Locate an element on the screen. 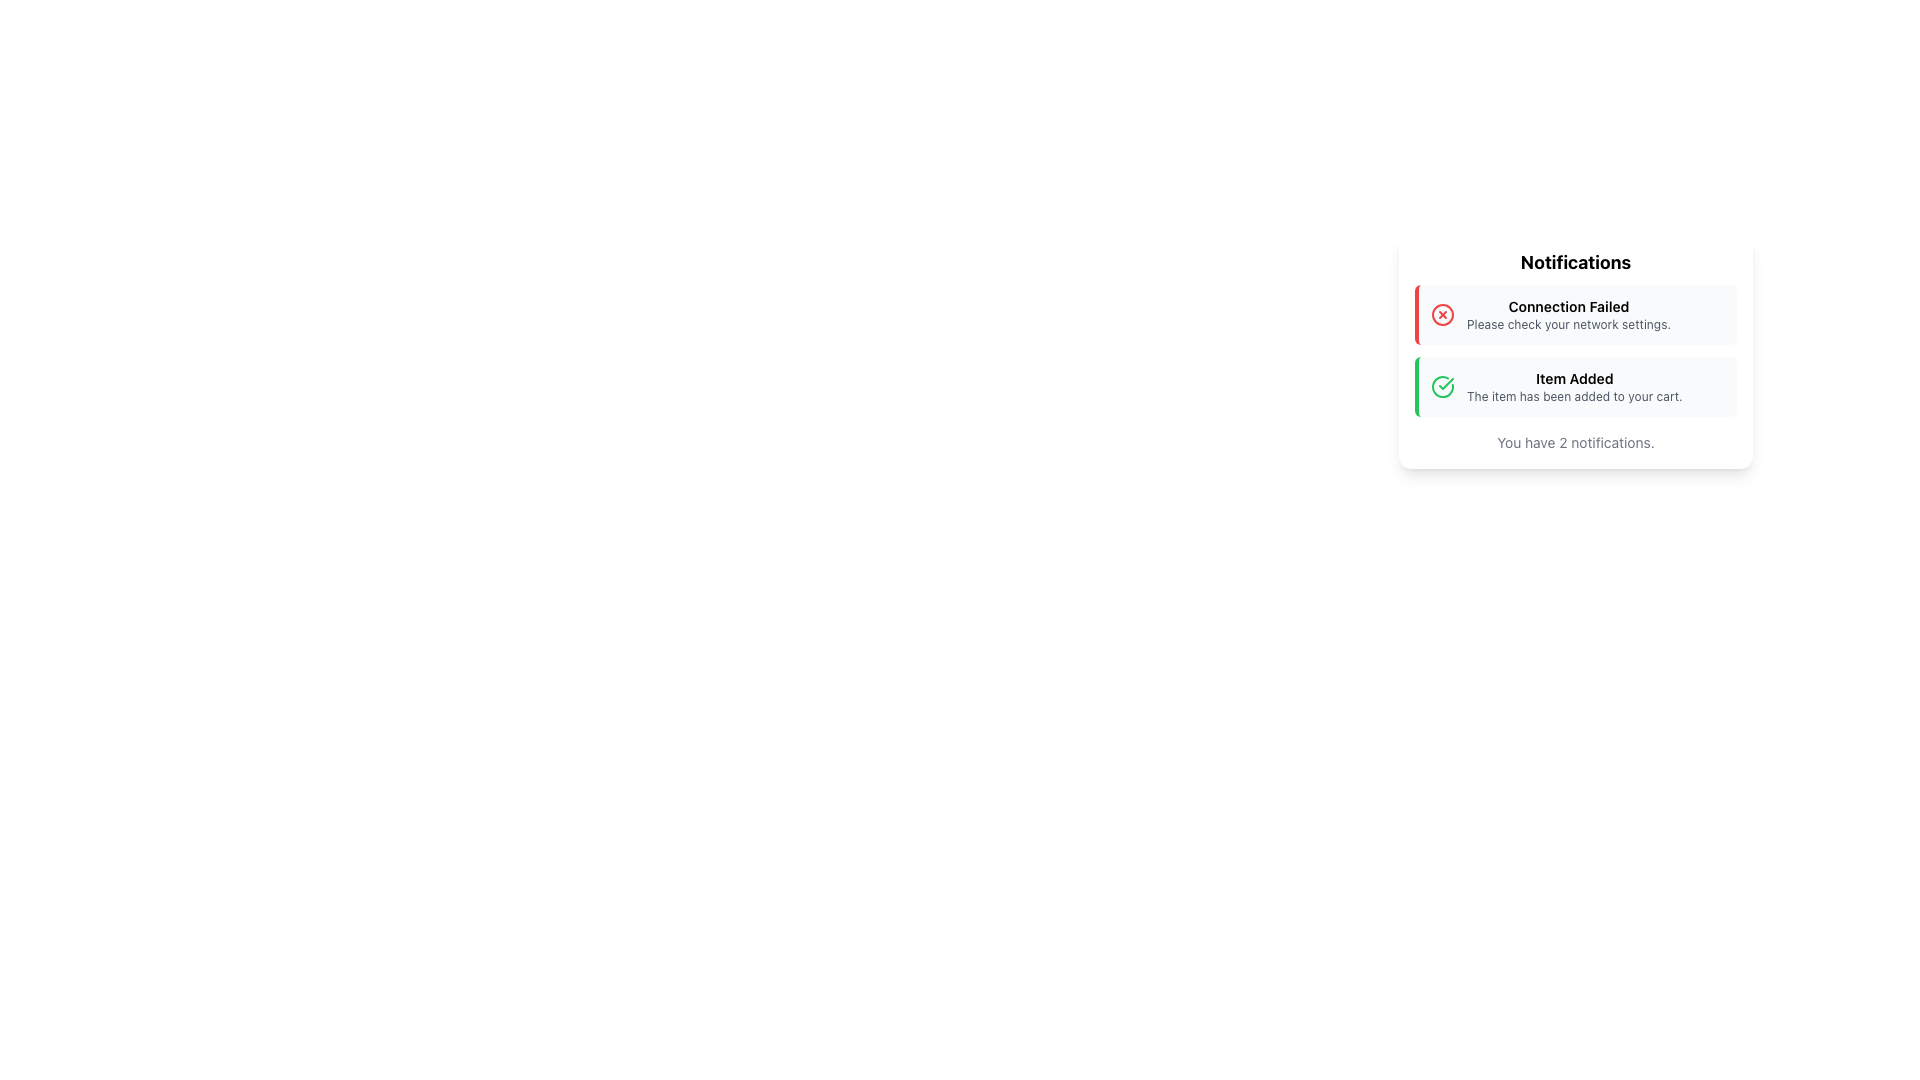 Image resolution: width=1920 pixels, height=1080 pixels. the decorative SVG circle element that signifies an error or failed status within the notification icon located in the top-left region of the notification card showing 'Connection Failed' is located at coordinates (1443, 315).